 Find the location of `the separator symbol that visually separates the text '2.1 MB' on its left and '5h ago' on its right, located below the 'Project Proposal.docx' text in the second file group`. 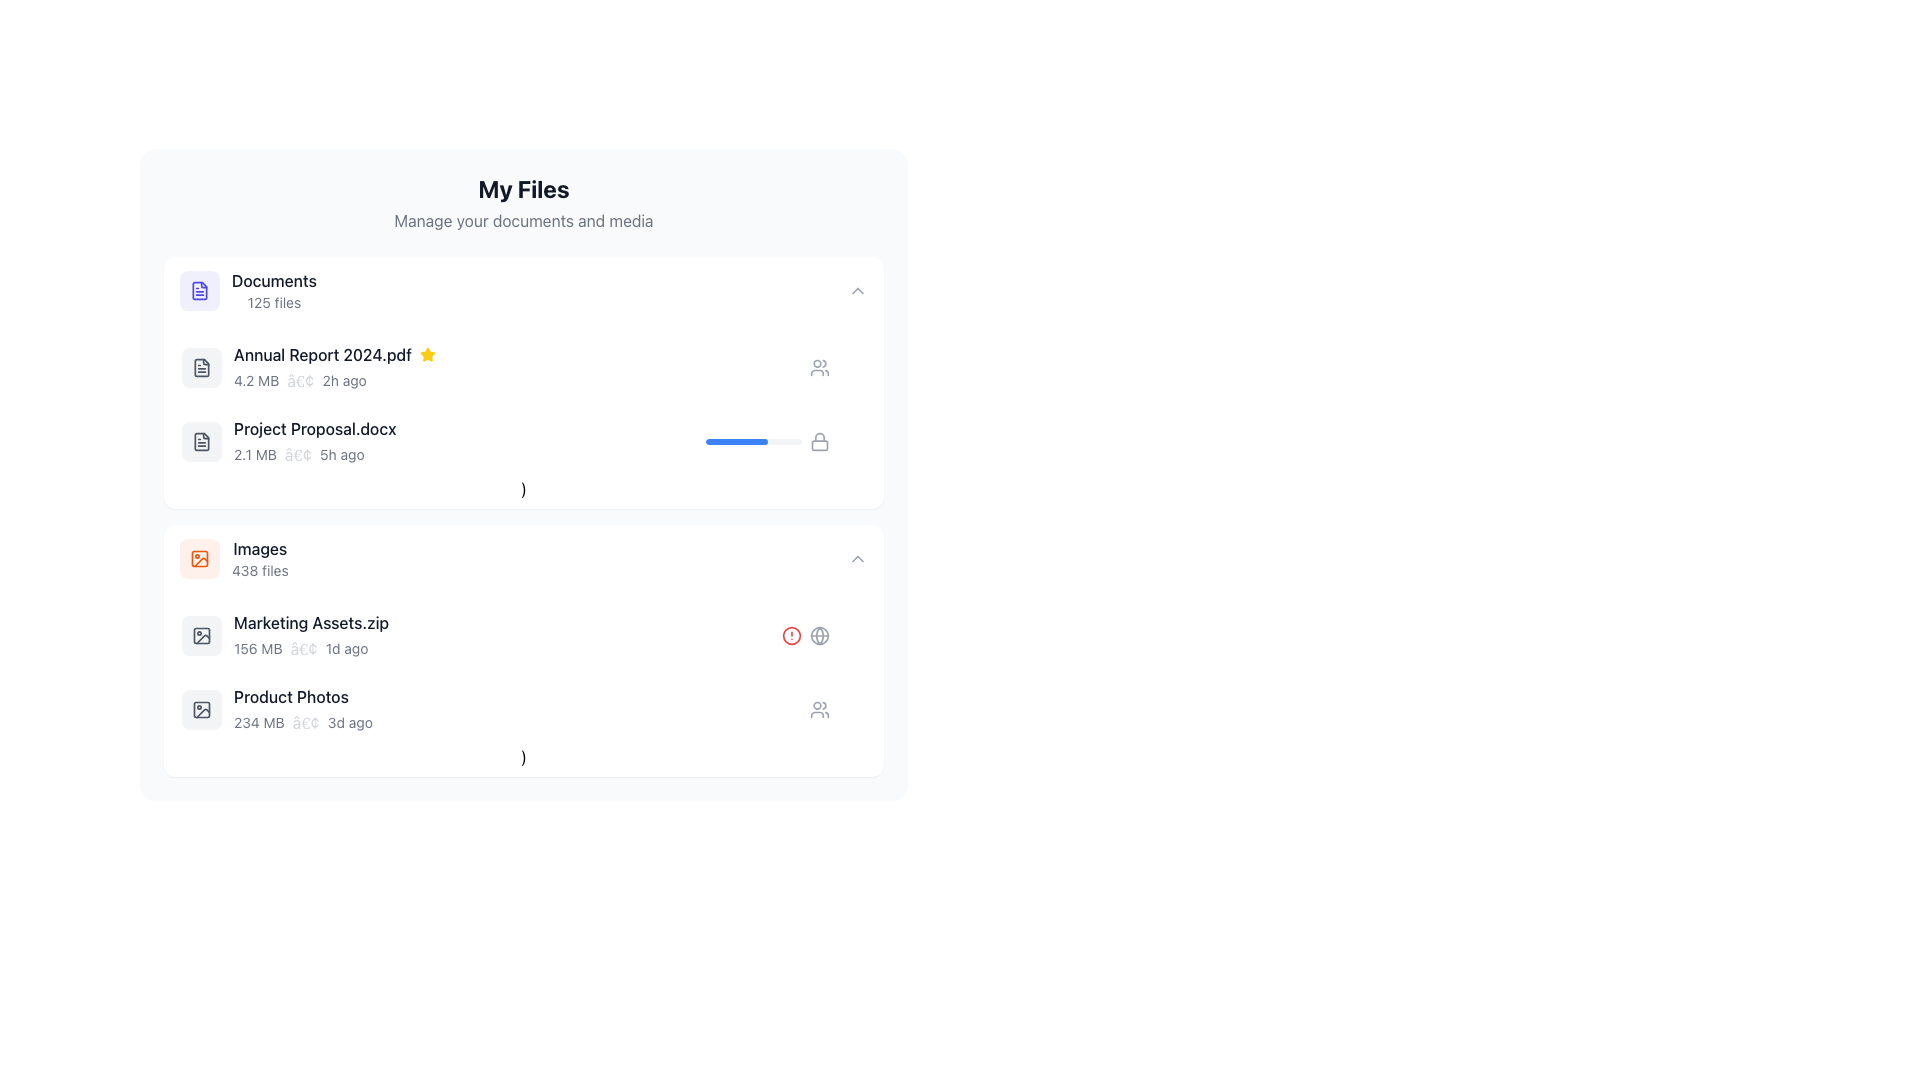

the separator symbol that visually separates the text '2.1 MB' on its left and '5h ago' on its right, located below the 'Project Proposal.docx' text in the second file group is located at coordinates (297, 455).